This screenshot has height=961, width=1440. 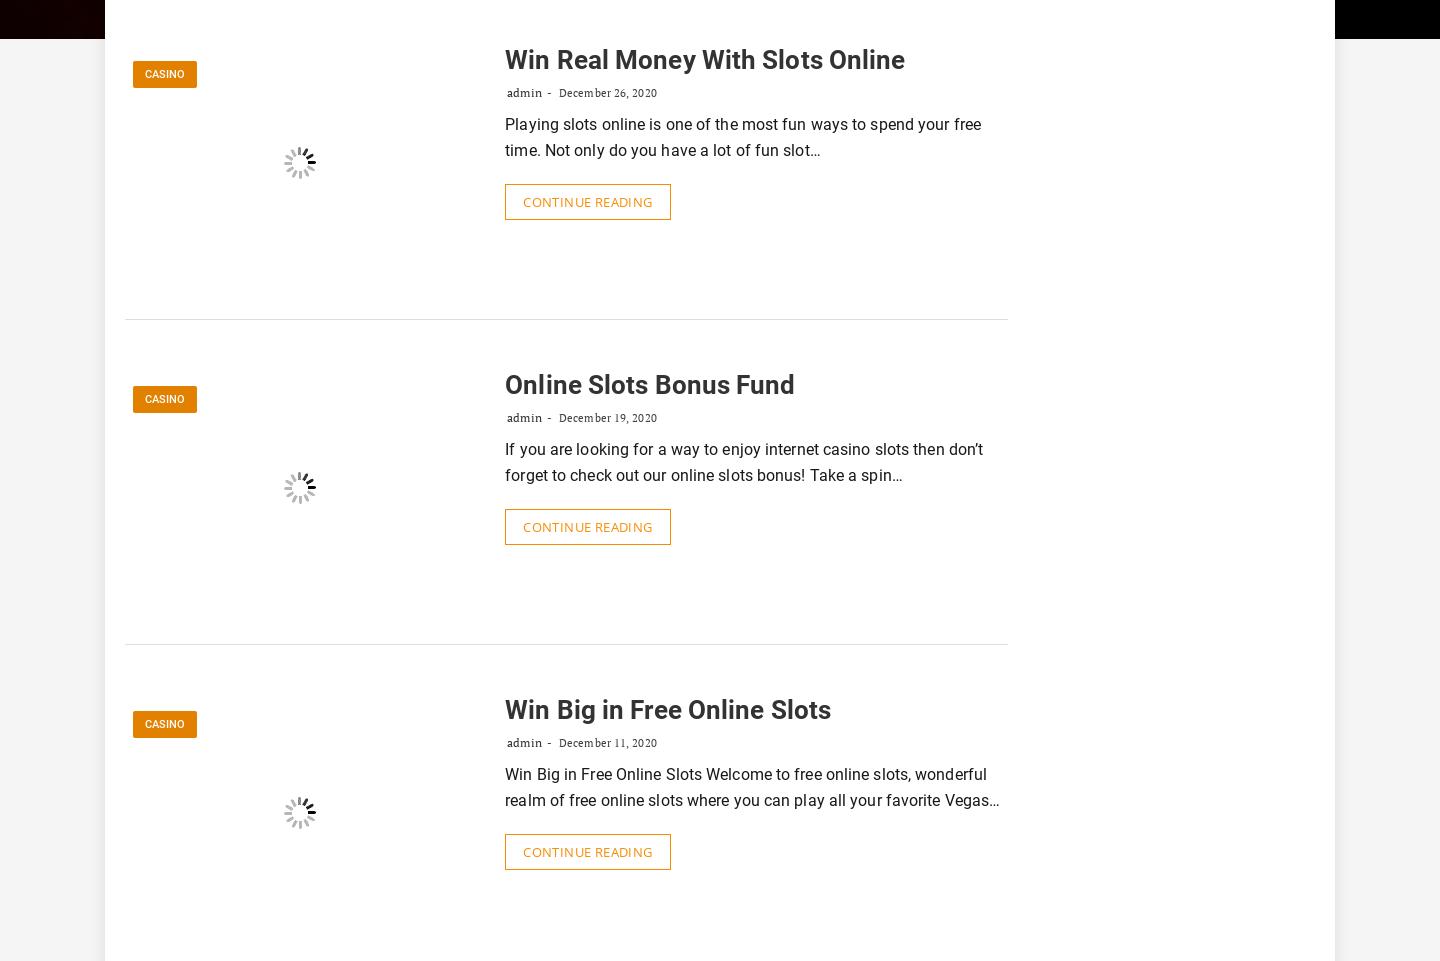 I want to click on 'Playing slots online is one of the most fun ways to spend your free time. Not only do you have a lot of fun slot…', so click(x=741, y=135).